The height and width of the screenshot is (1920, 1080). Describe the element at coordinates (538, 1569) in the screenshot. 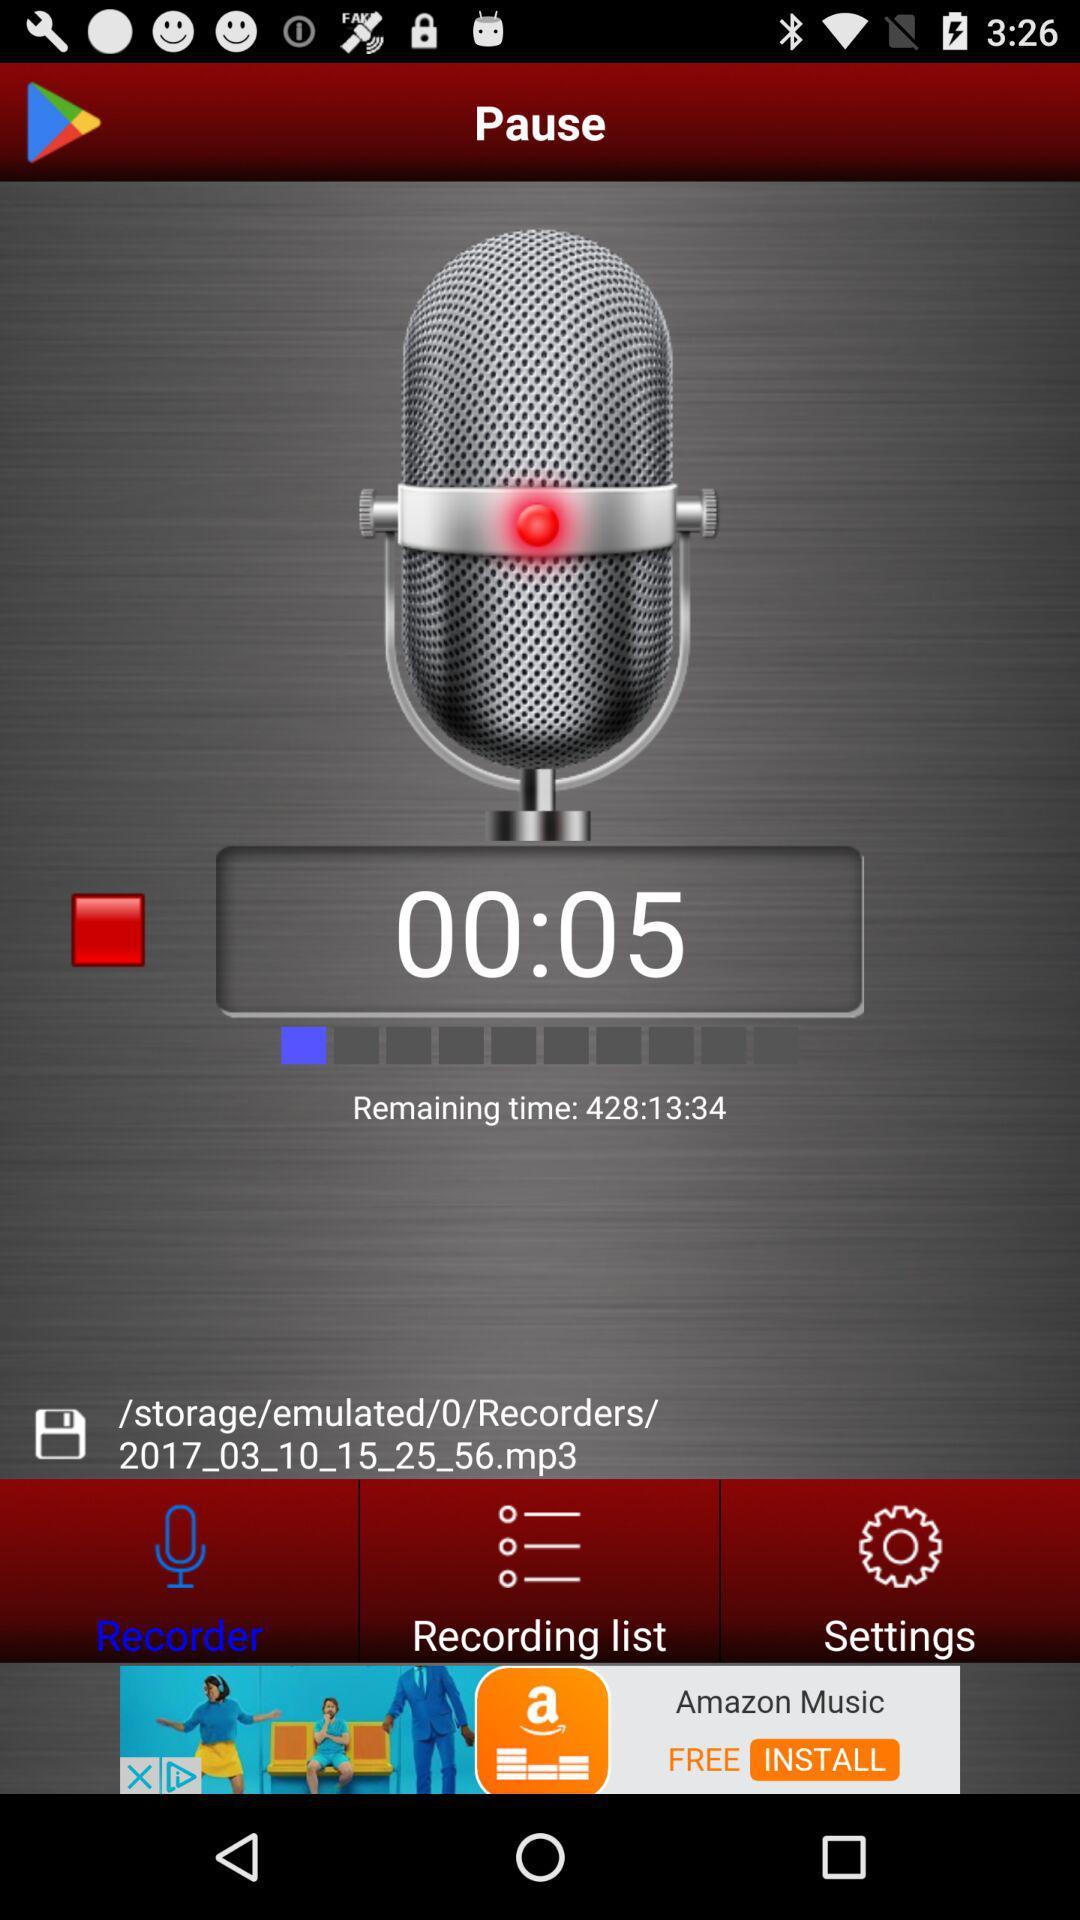

I see `recording list` at that location.